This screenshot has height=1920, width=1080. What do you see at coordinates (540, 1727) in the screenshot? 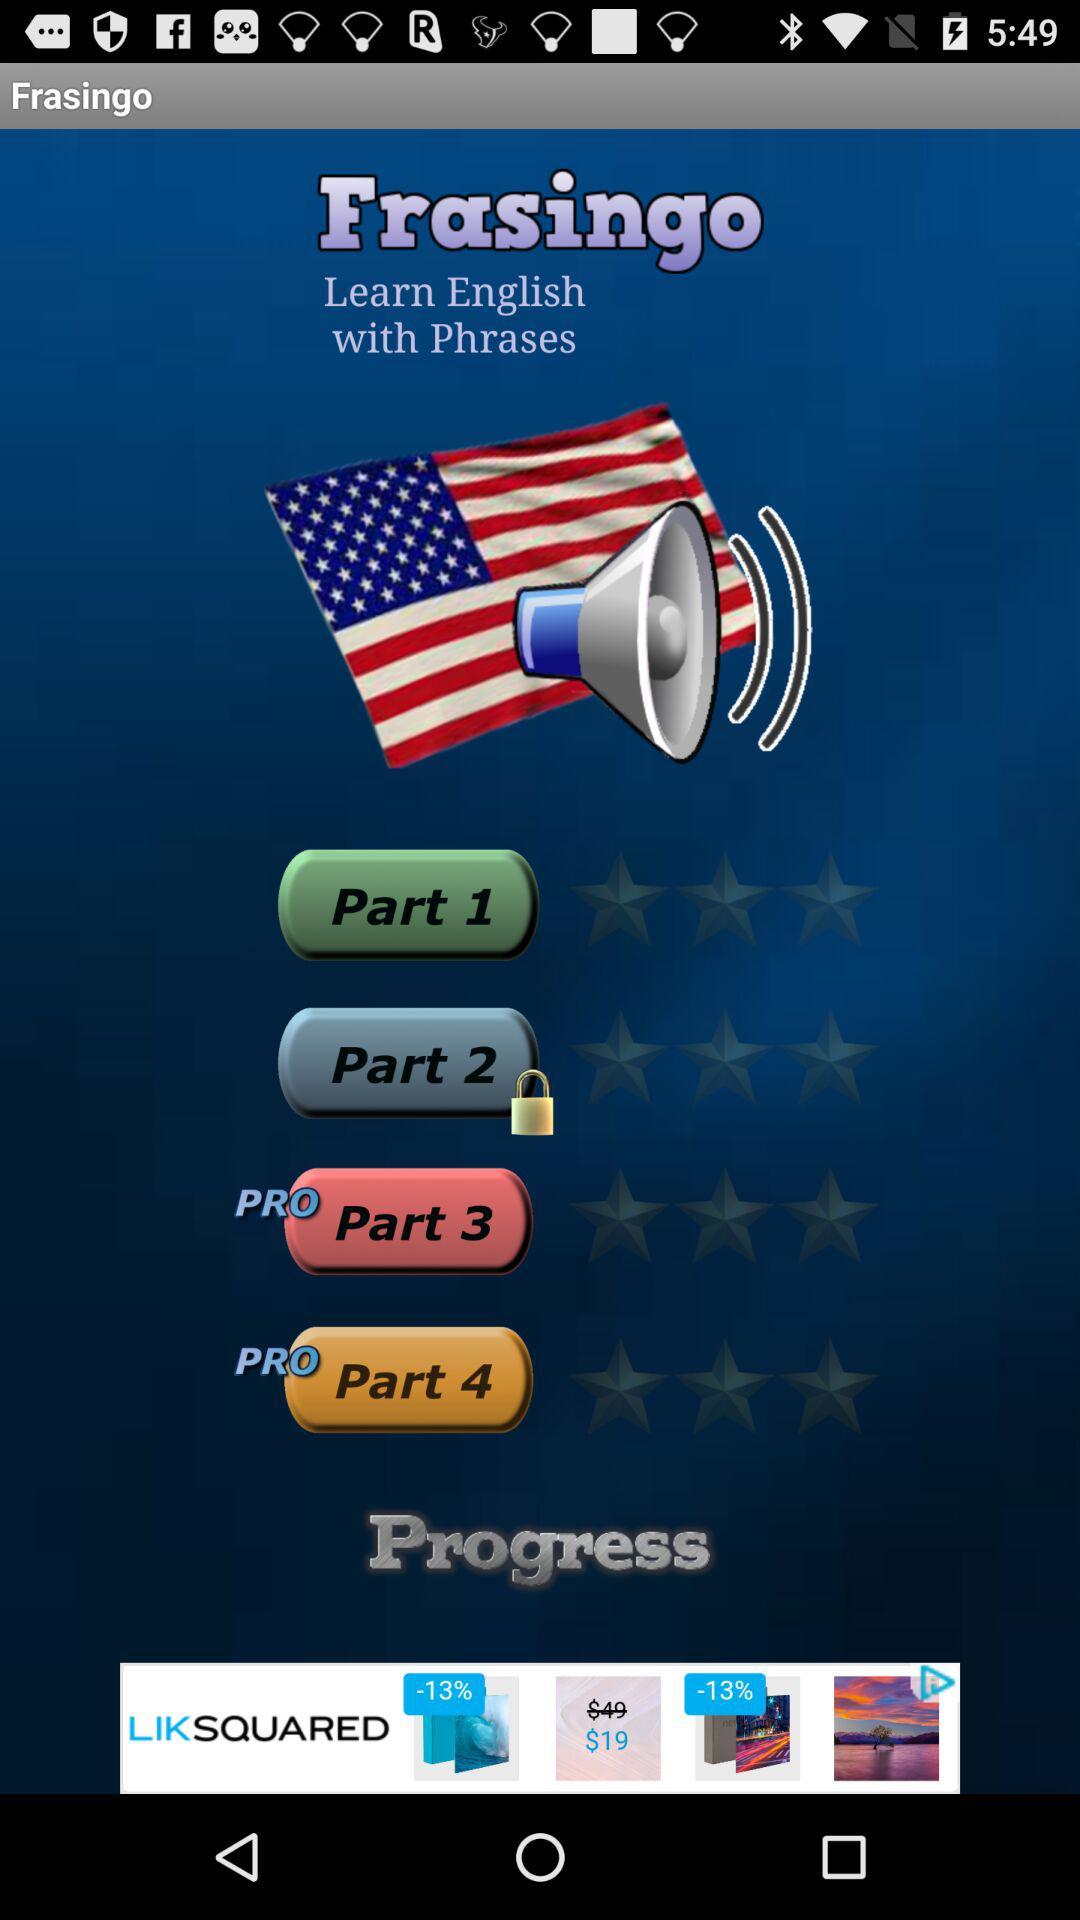
I see `adverts display` at bounding box center [540, 1727].